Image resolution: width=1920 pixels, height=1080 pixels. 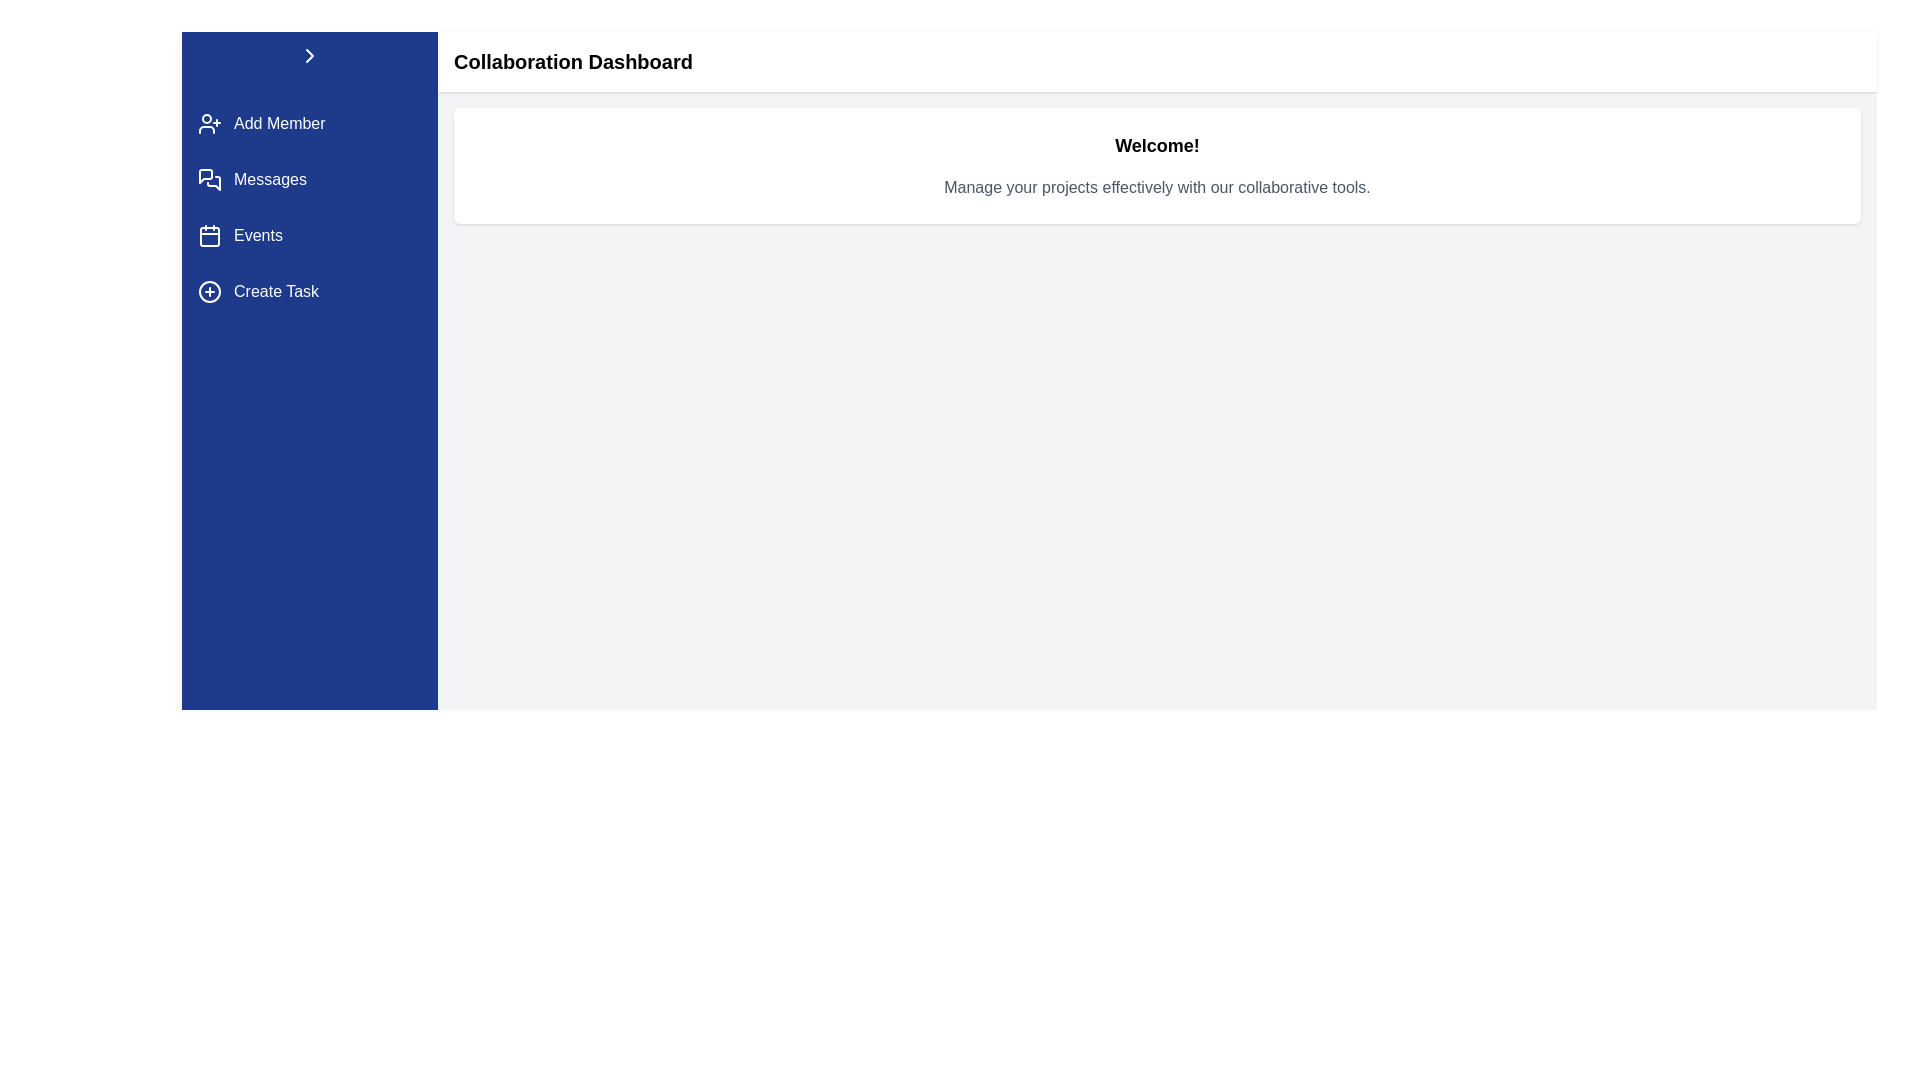 I want to click on the Add Member button located in the sidebar on the left side of the interface, so click(x=309, y=123).